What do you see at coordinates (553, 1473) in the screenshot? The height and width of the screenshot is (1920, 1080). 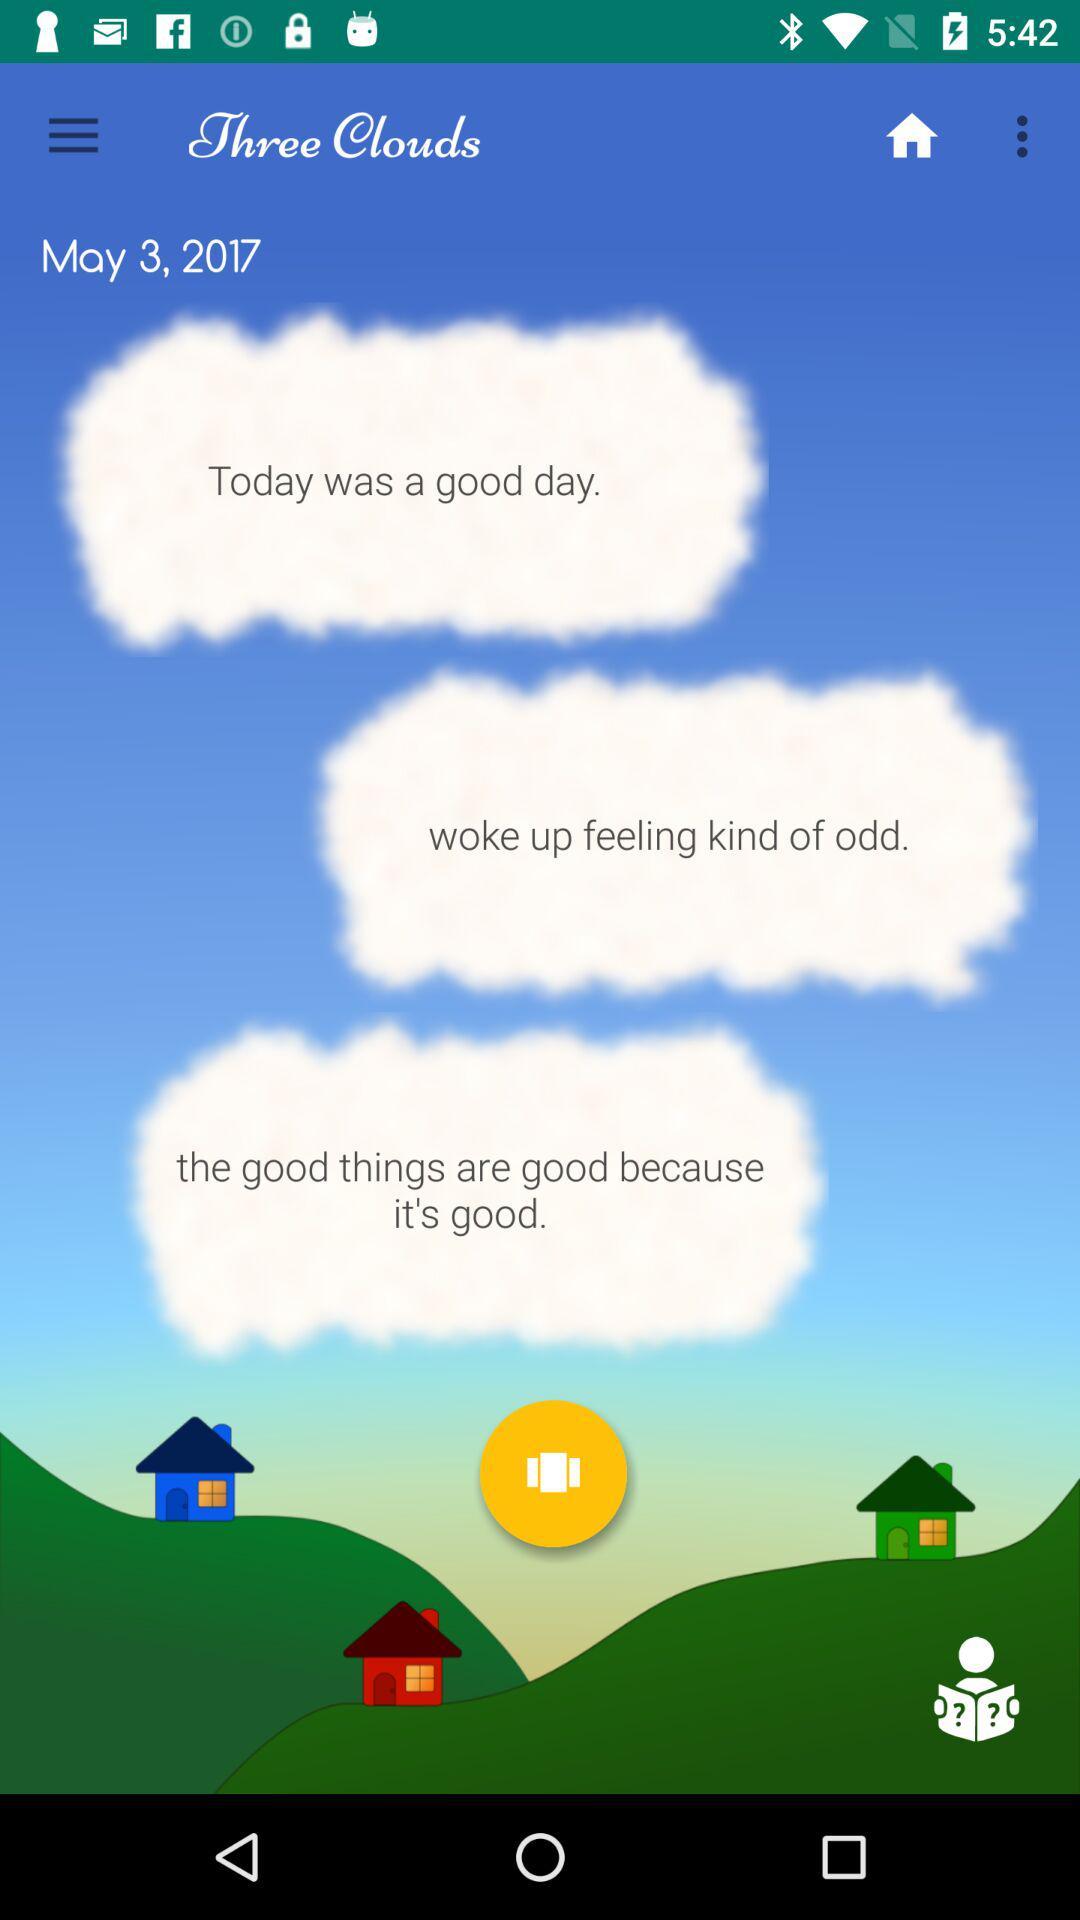 I see `see more` at bounding box center [553, 1473].